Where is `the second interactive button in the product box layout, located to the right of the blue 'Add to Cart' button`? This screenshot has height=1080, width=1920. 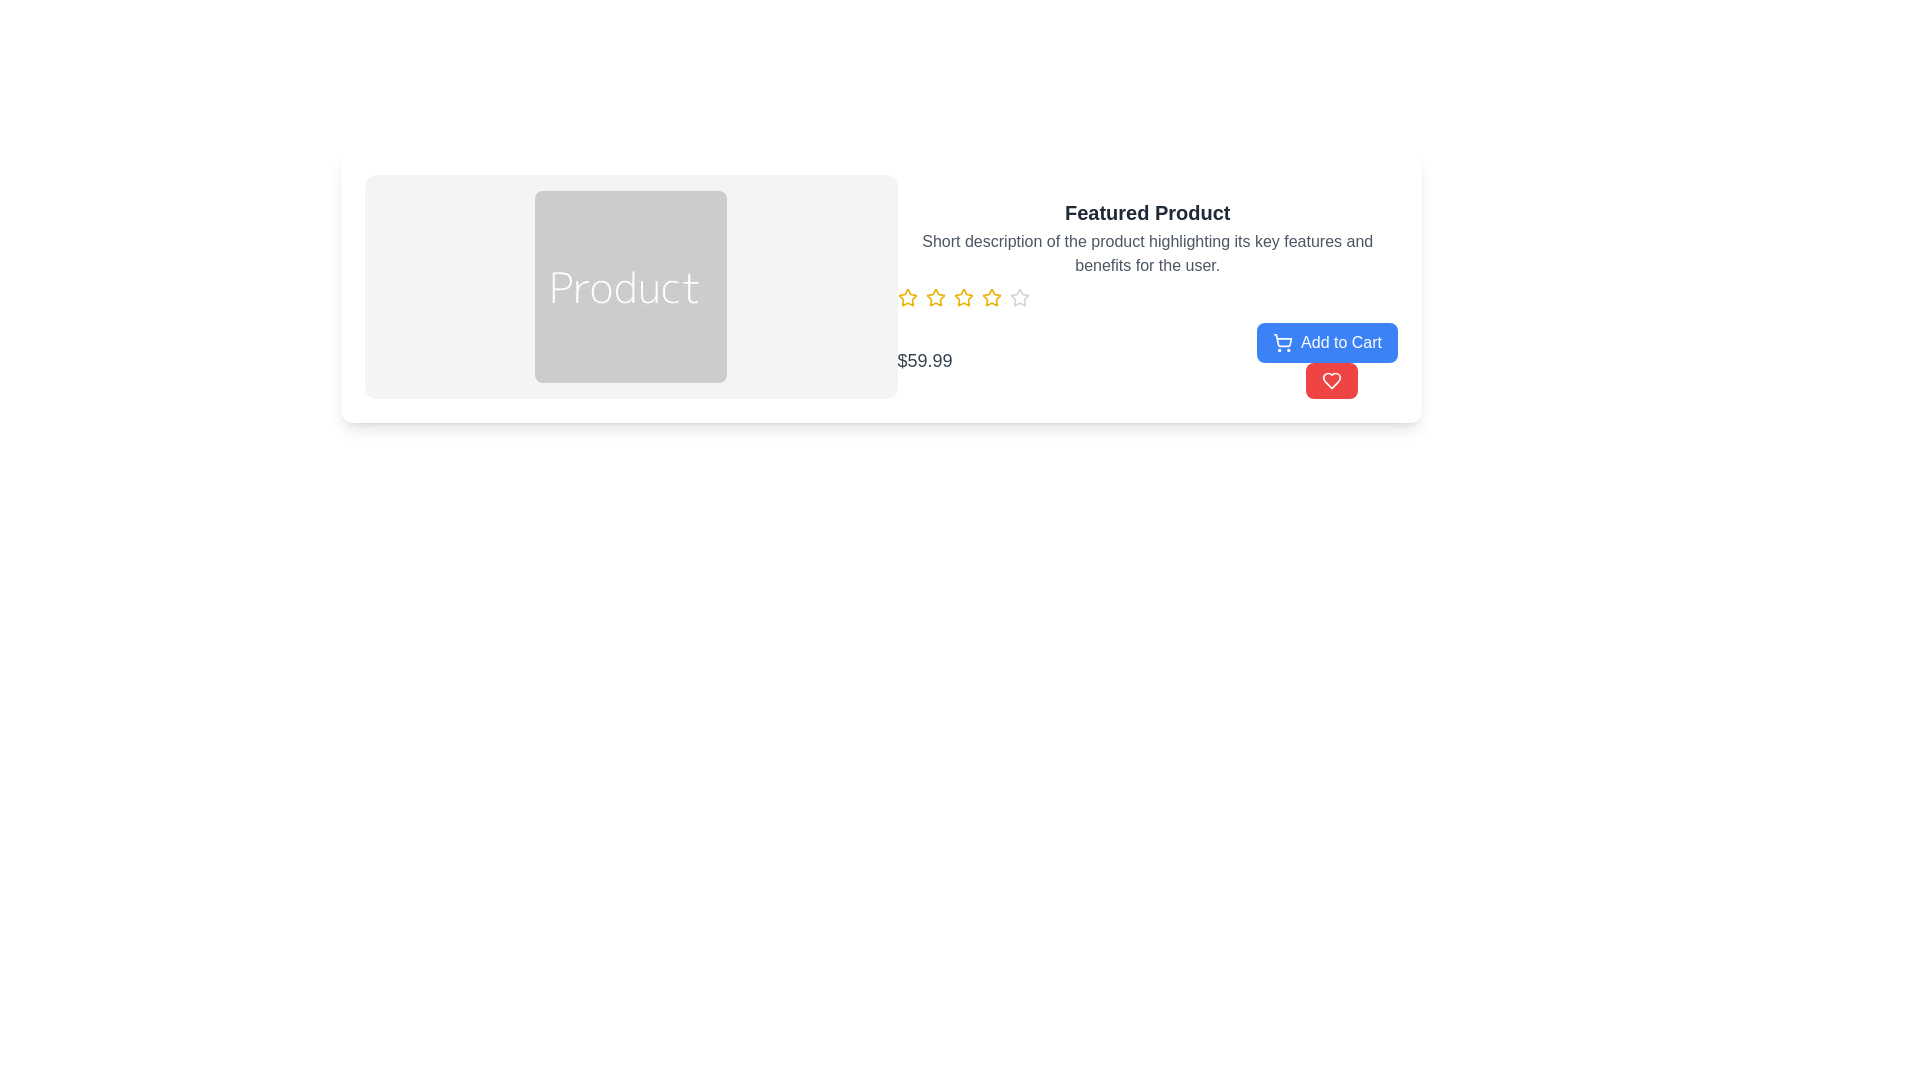
the second interactive button in the product box layout, located to the right of the blue 'Add to Cart' button is located at coordinates (1331, 381).